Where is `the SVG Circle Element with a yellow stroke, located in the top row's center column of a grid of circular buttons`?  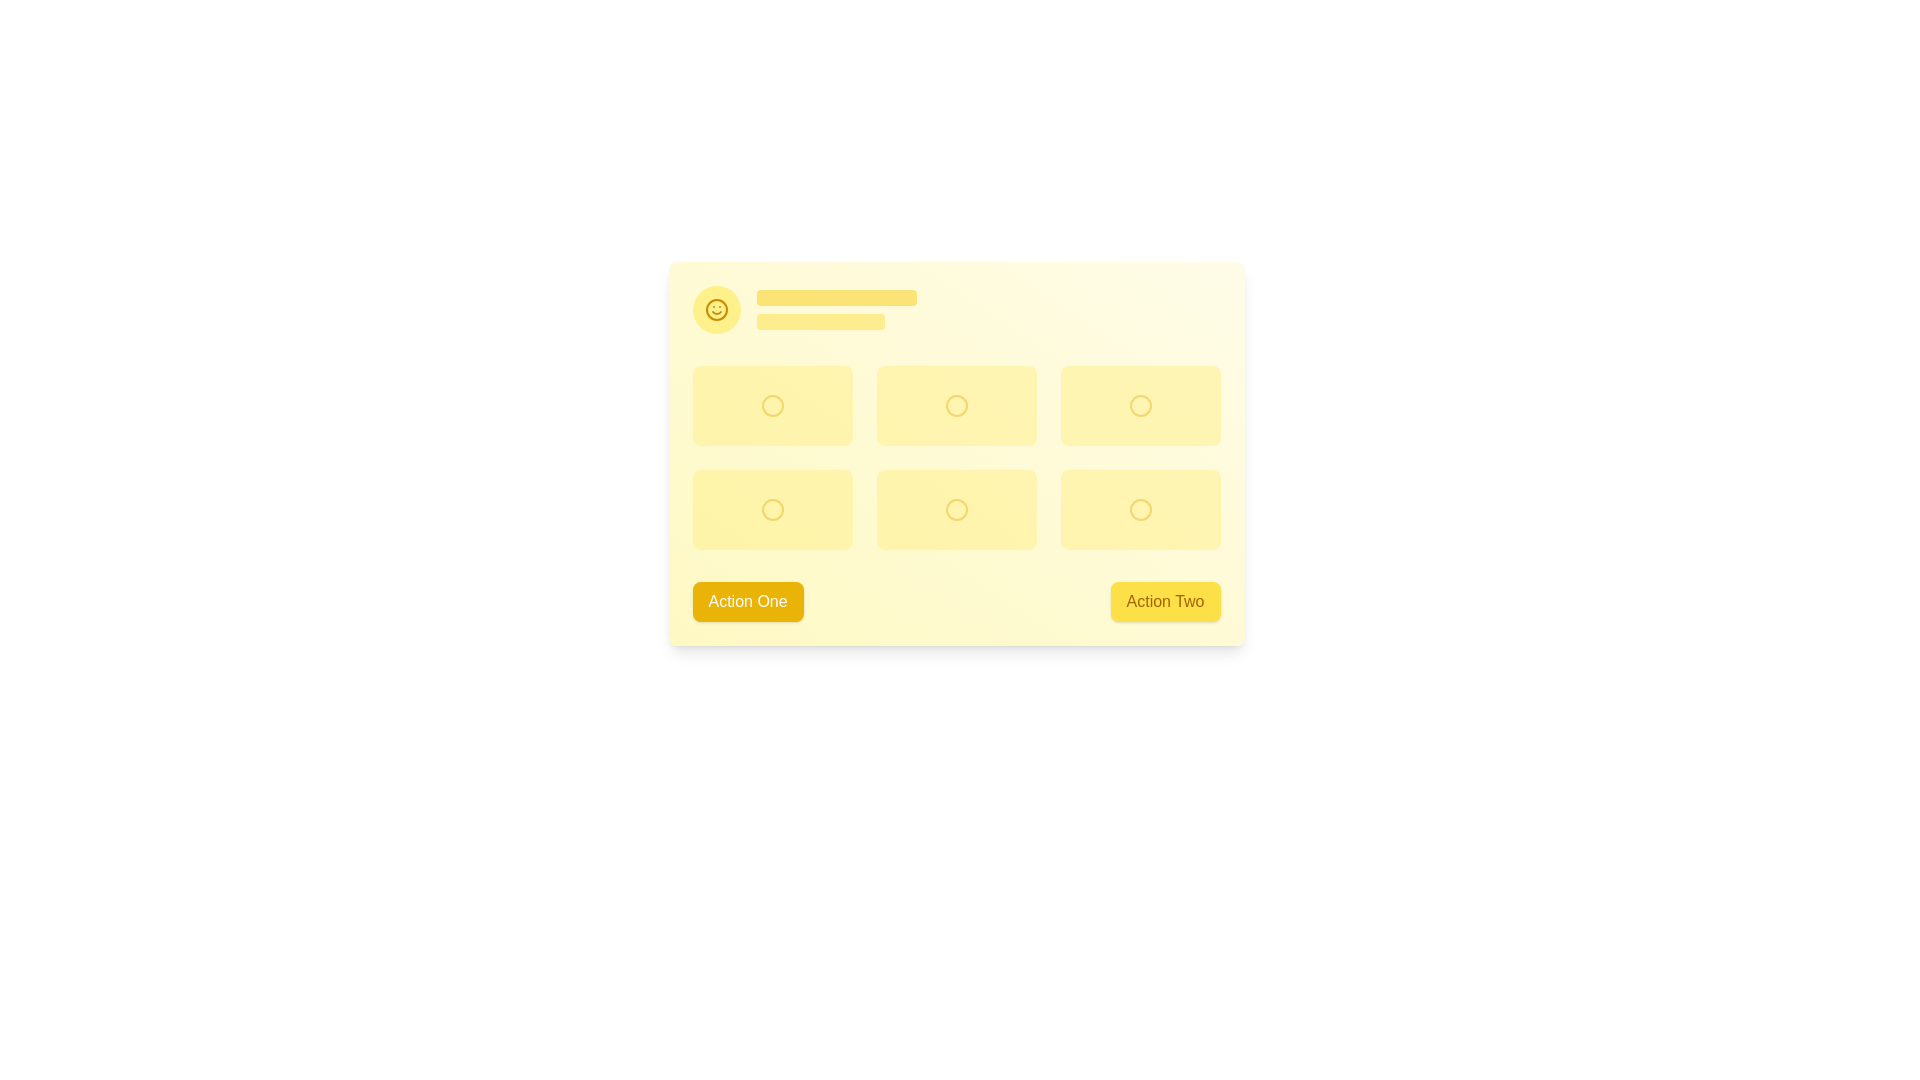
the SVG Circle Element with a yellow stroke, located in the top row's center column of a grid of circular buttons is located at coordinates (955, 405).